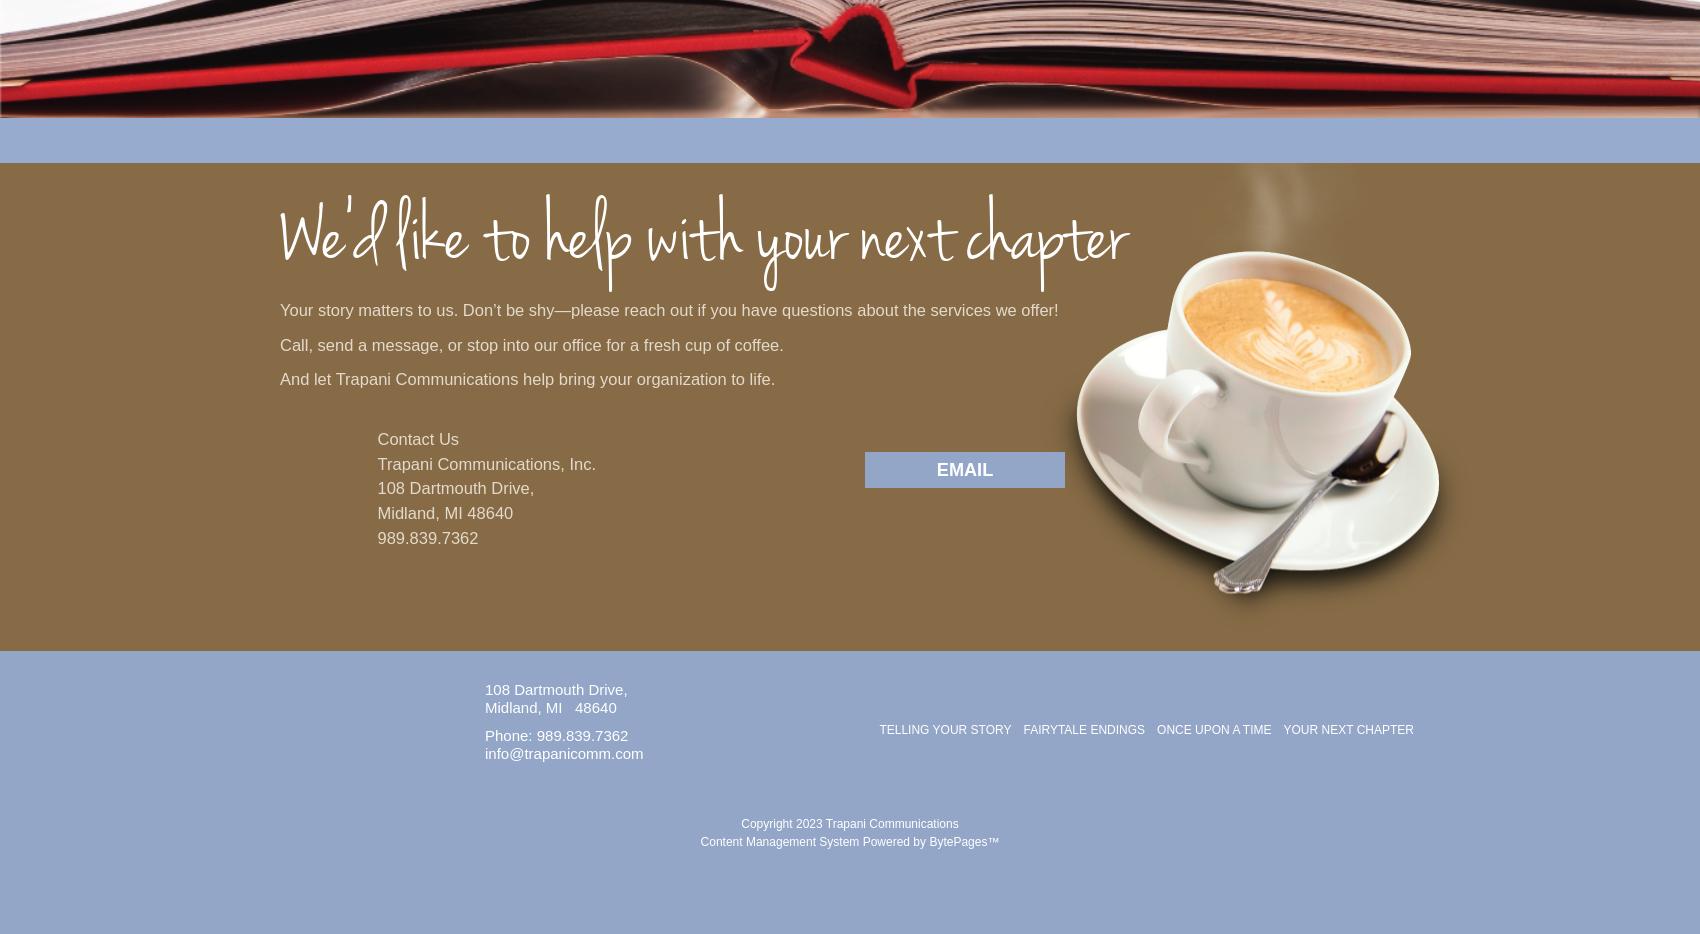 The height and width of the screenshot is (934, 1700). Describe the element at coordinates (956, 840) in the screenshot. I see `'BytePages'` at that location.